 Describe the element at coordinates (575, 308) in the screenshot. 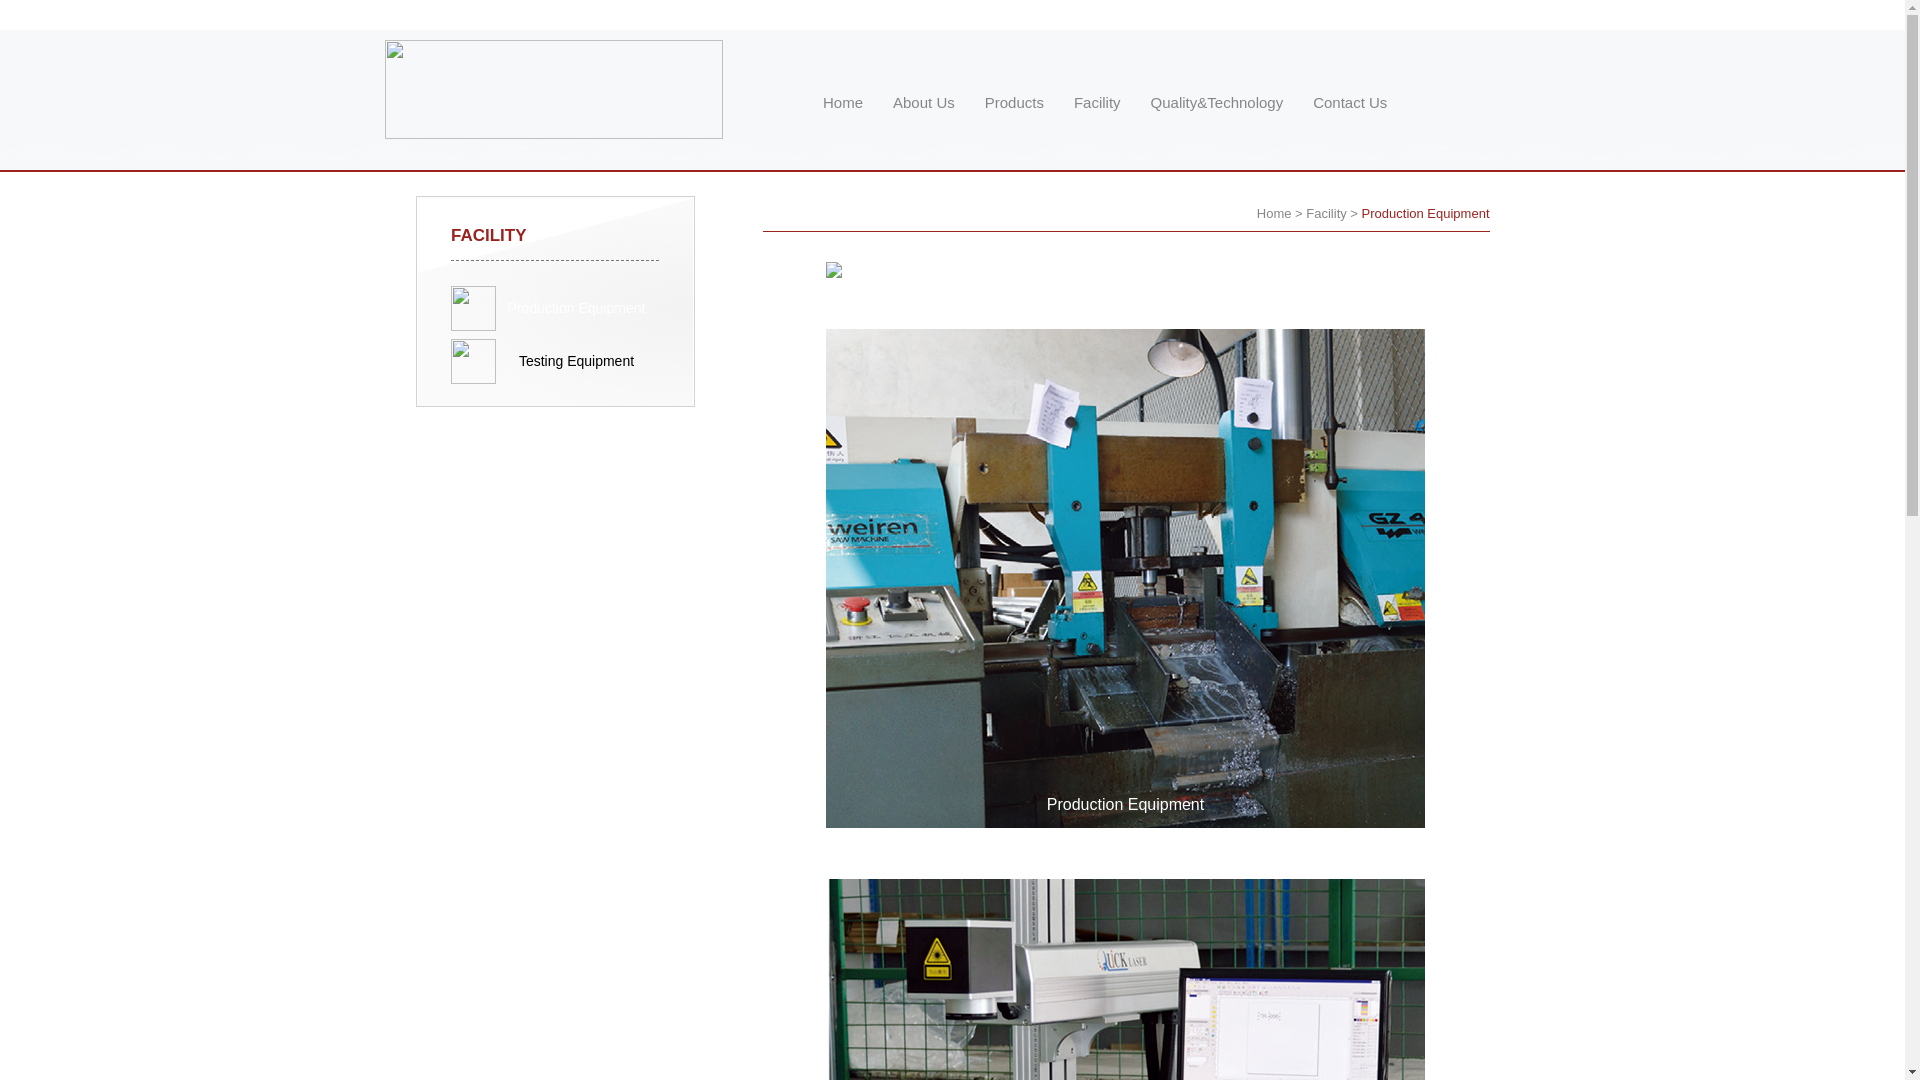

I see `'Production Equipment'` at that location.